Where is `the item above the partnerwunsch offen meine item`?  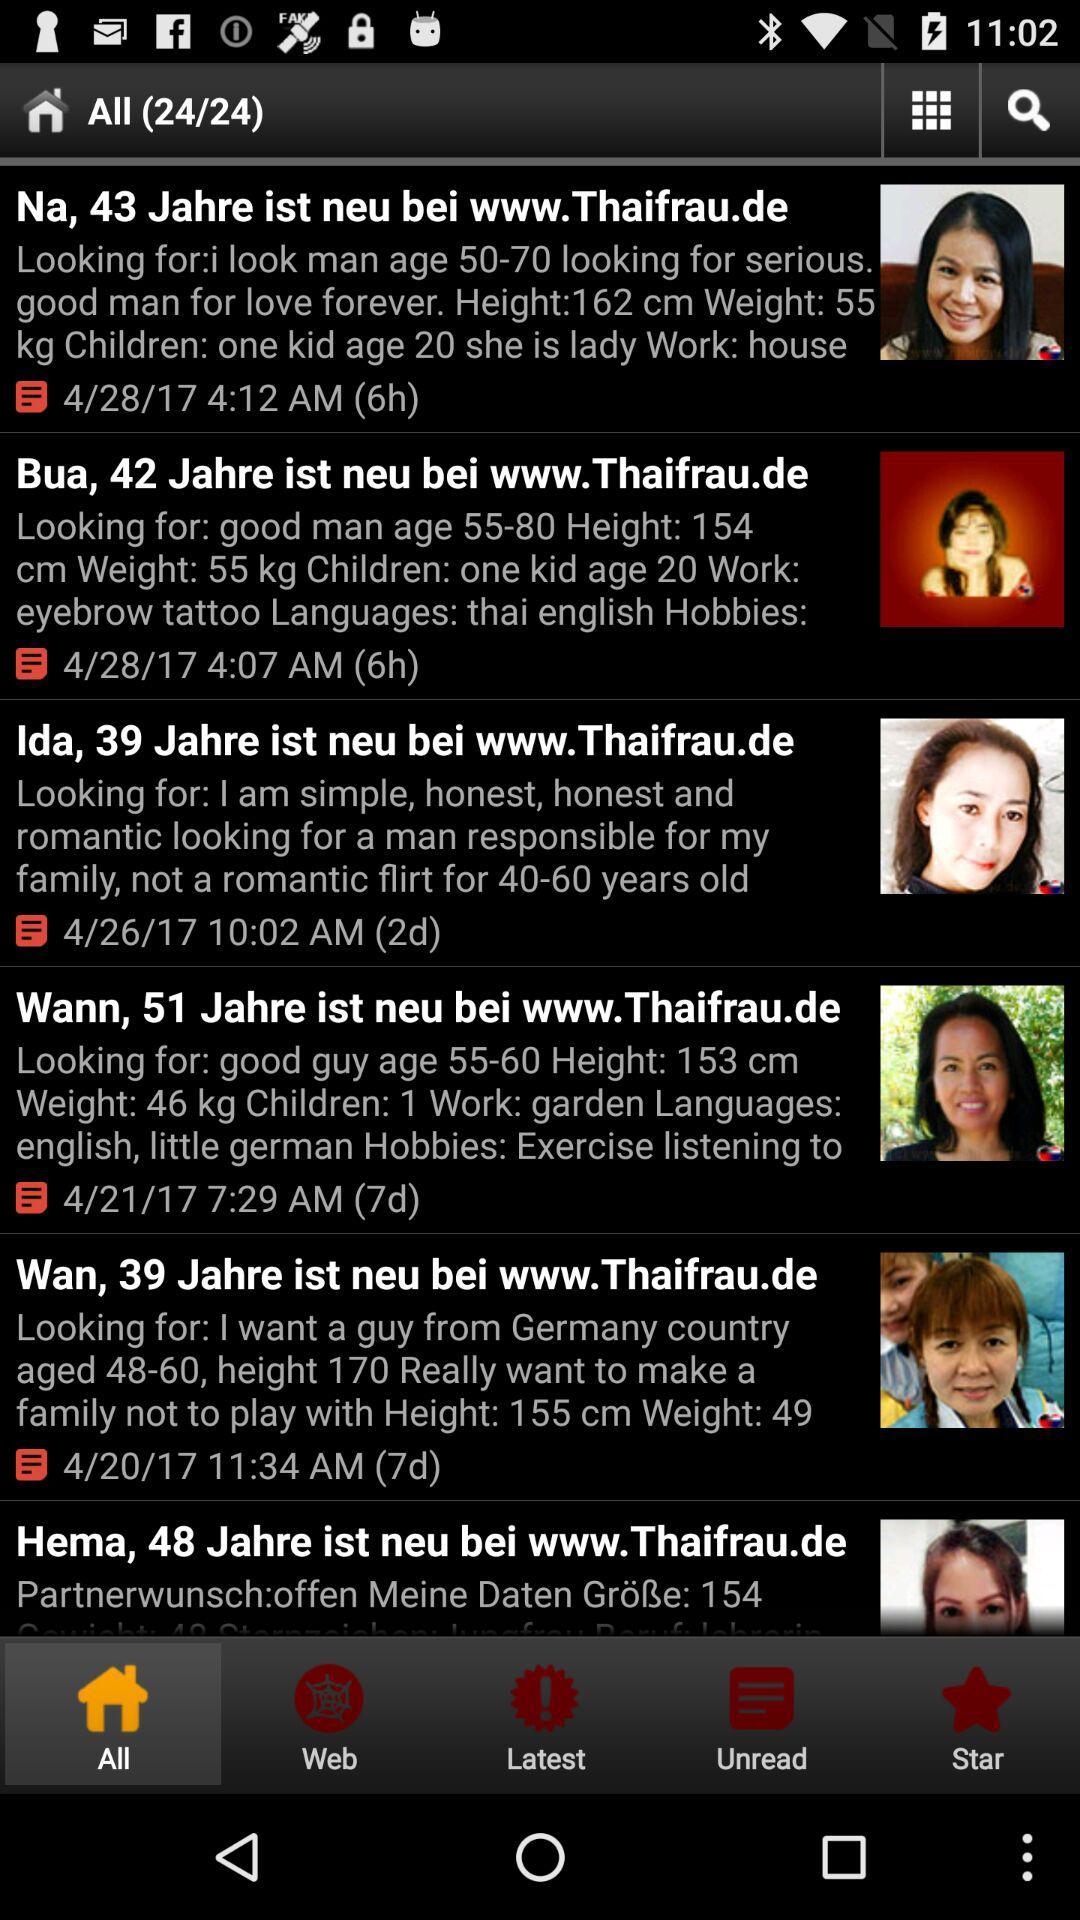 the item above the partnerwunsch offen meine item is located at coordinates (444, 1538).